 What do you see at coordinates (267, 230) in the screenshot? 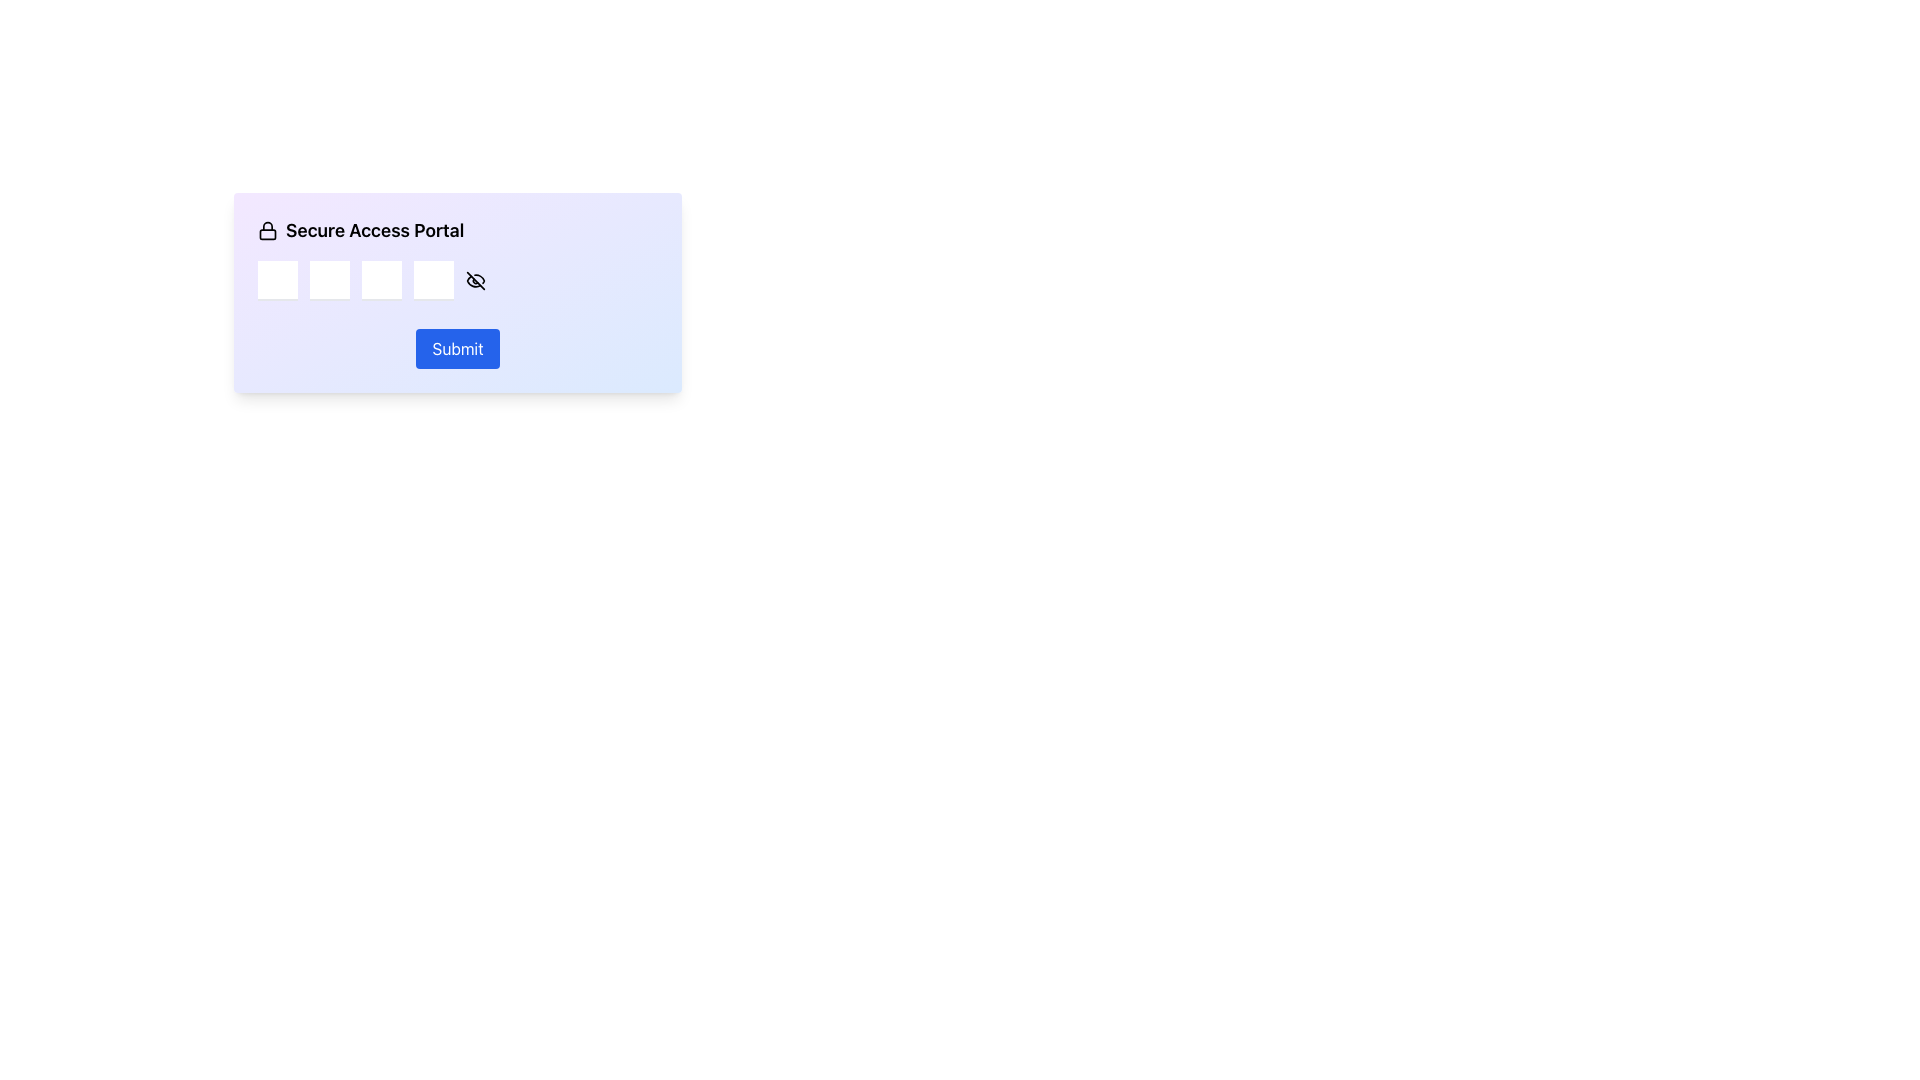
I see `the minimalist lock icon located to the left of the 'Secure Access Portal' text` at bounding box center [267, 230].